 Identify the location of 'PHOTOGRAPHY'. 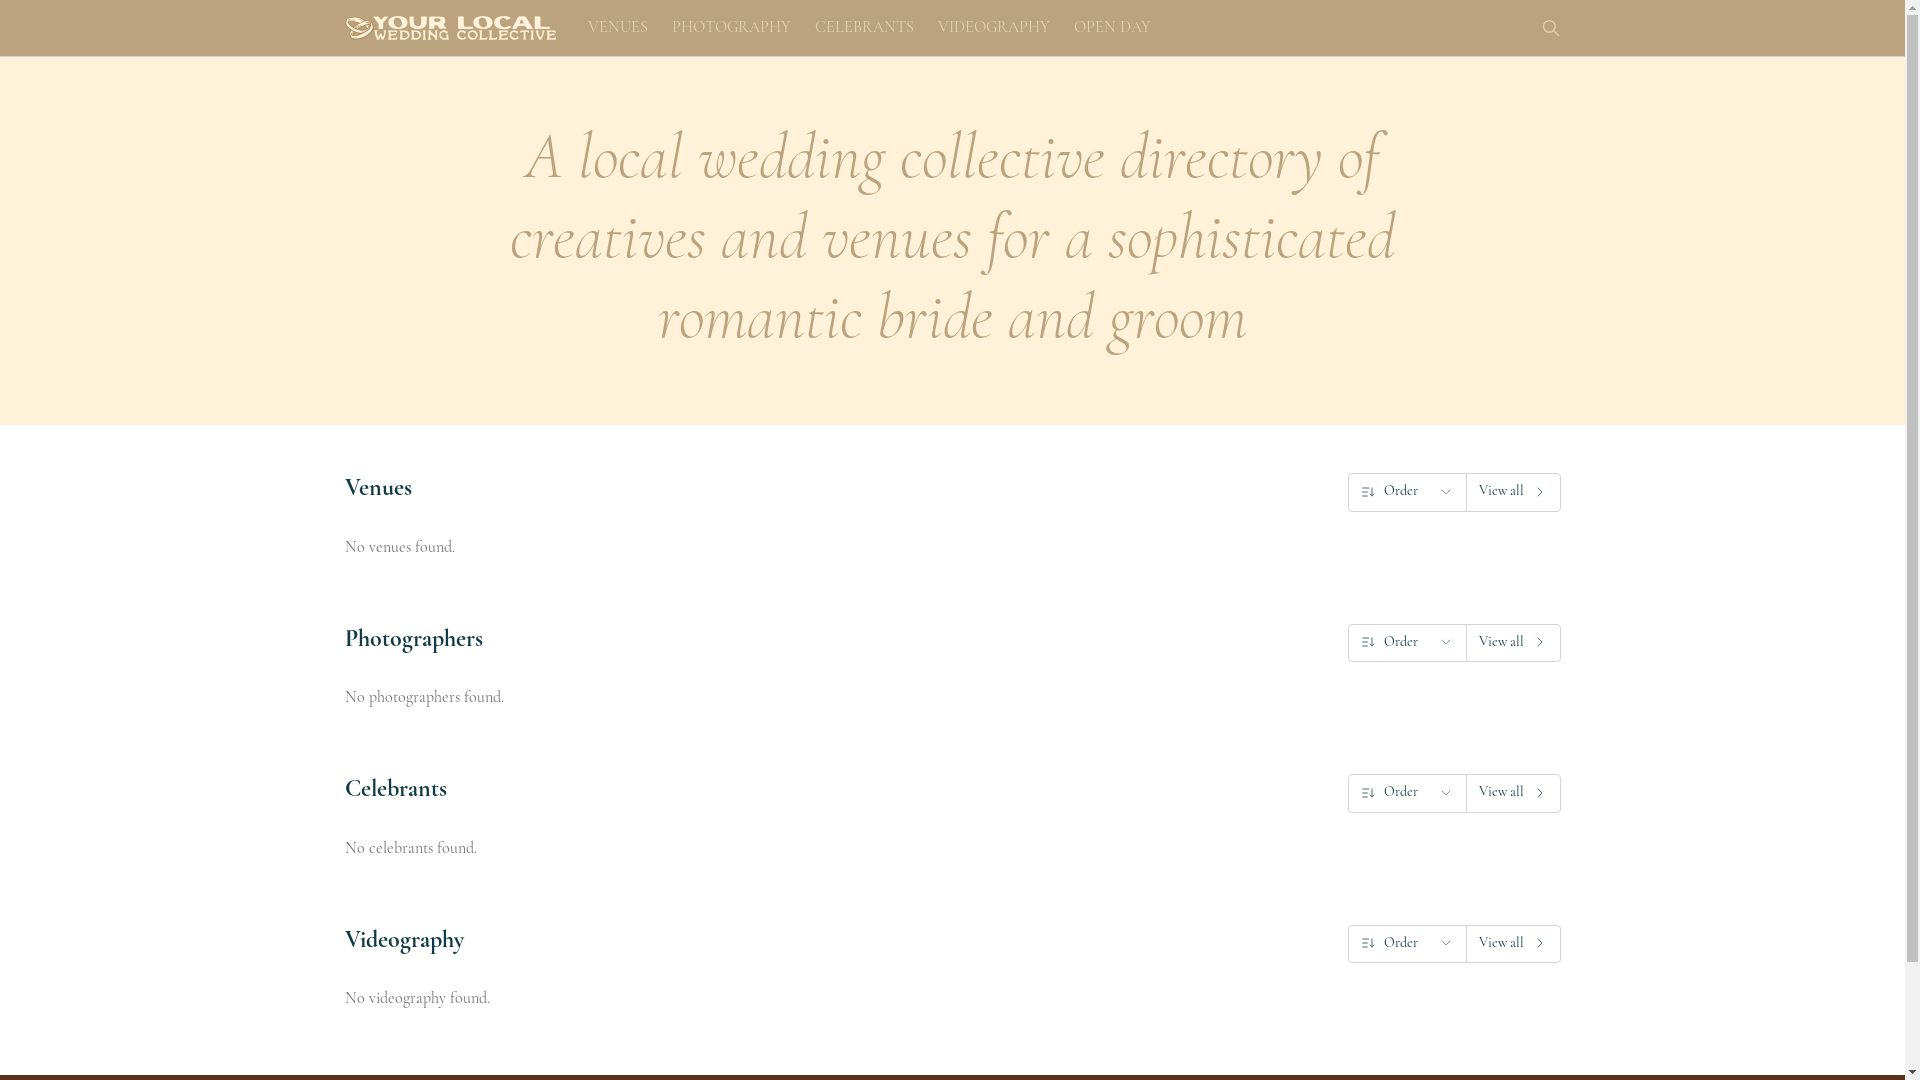
(730, 27).